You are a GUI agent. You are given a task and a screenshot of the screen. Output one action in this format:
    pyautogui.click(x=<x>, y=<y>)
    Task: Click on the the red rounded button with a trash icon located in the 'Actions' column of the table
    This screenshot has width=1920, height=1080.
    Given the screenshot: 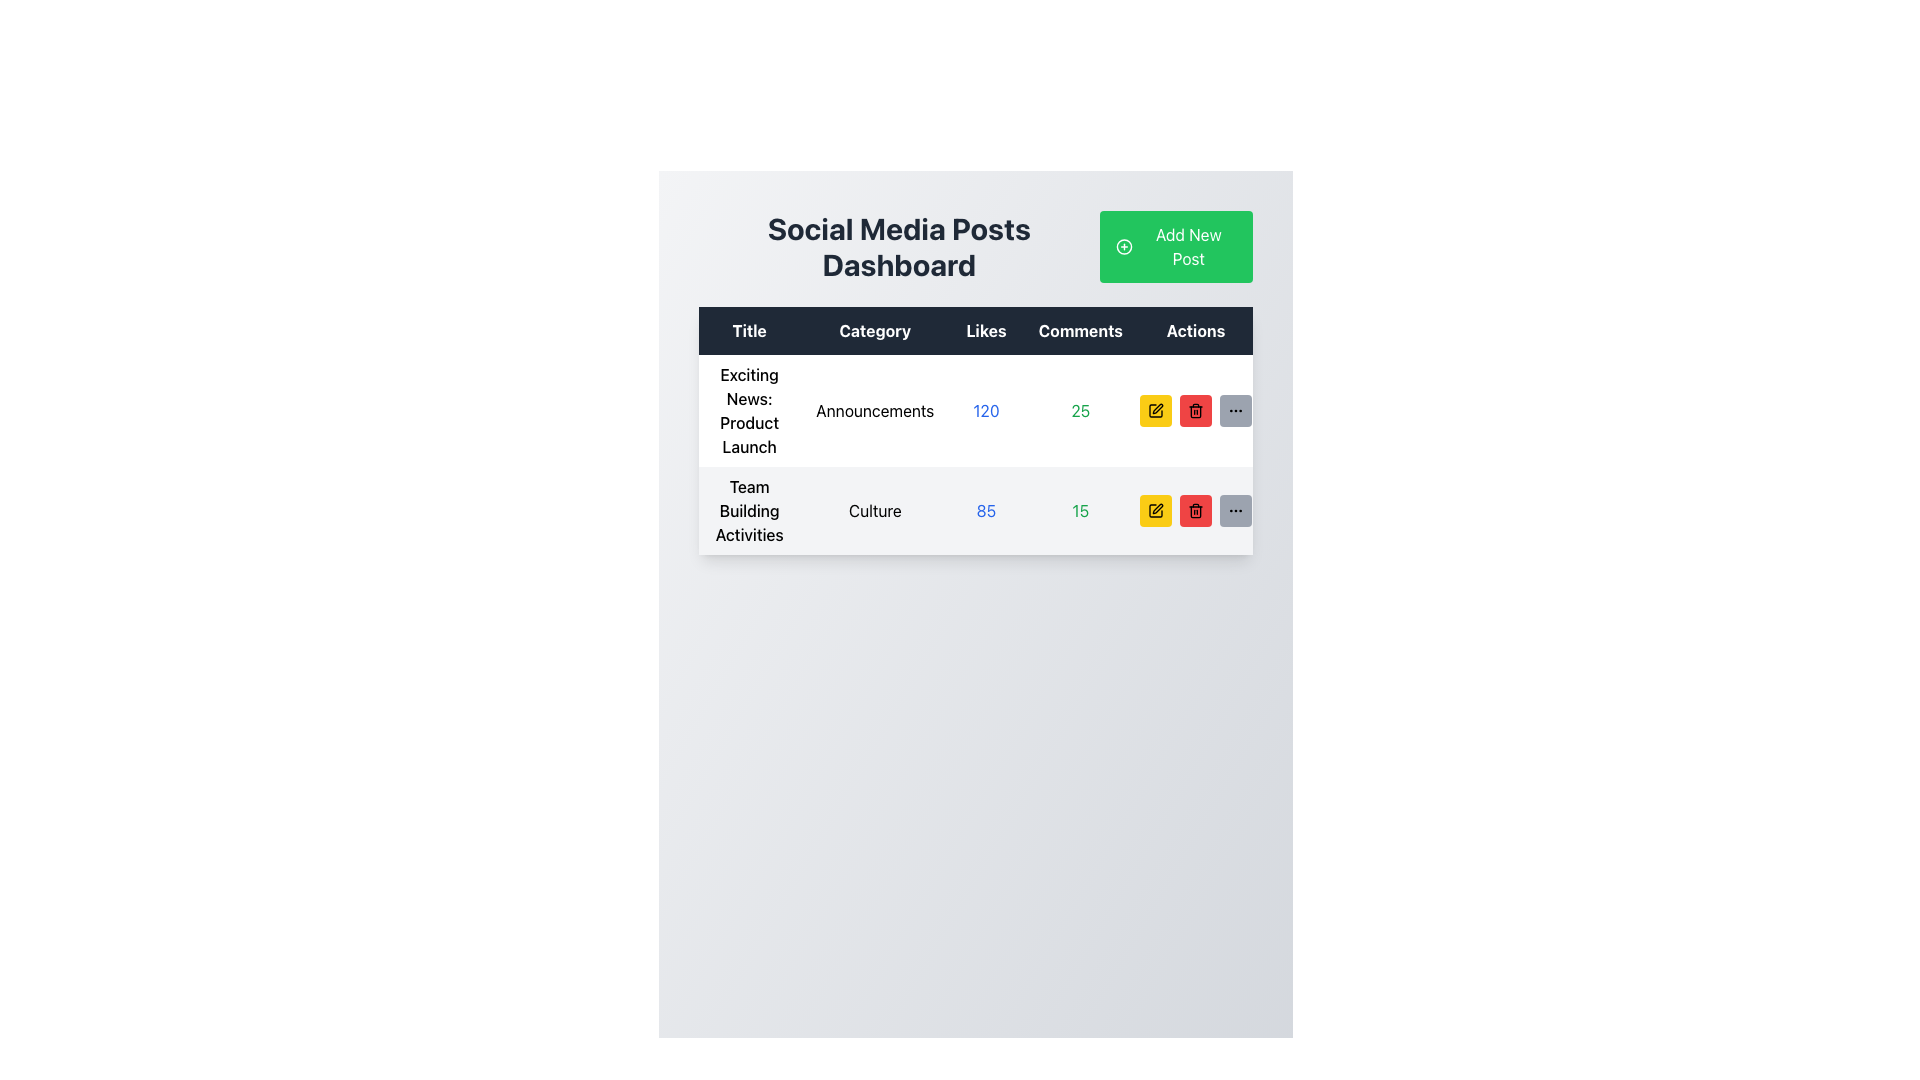 What is the action you would take?
    pyautogui.click(x=1195, y=410)
    